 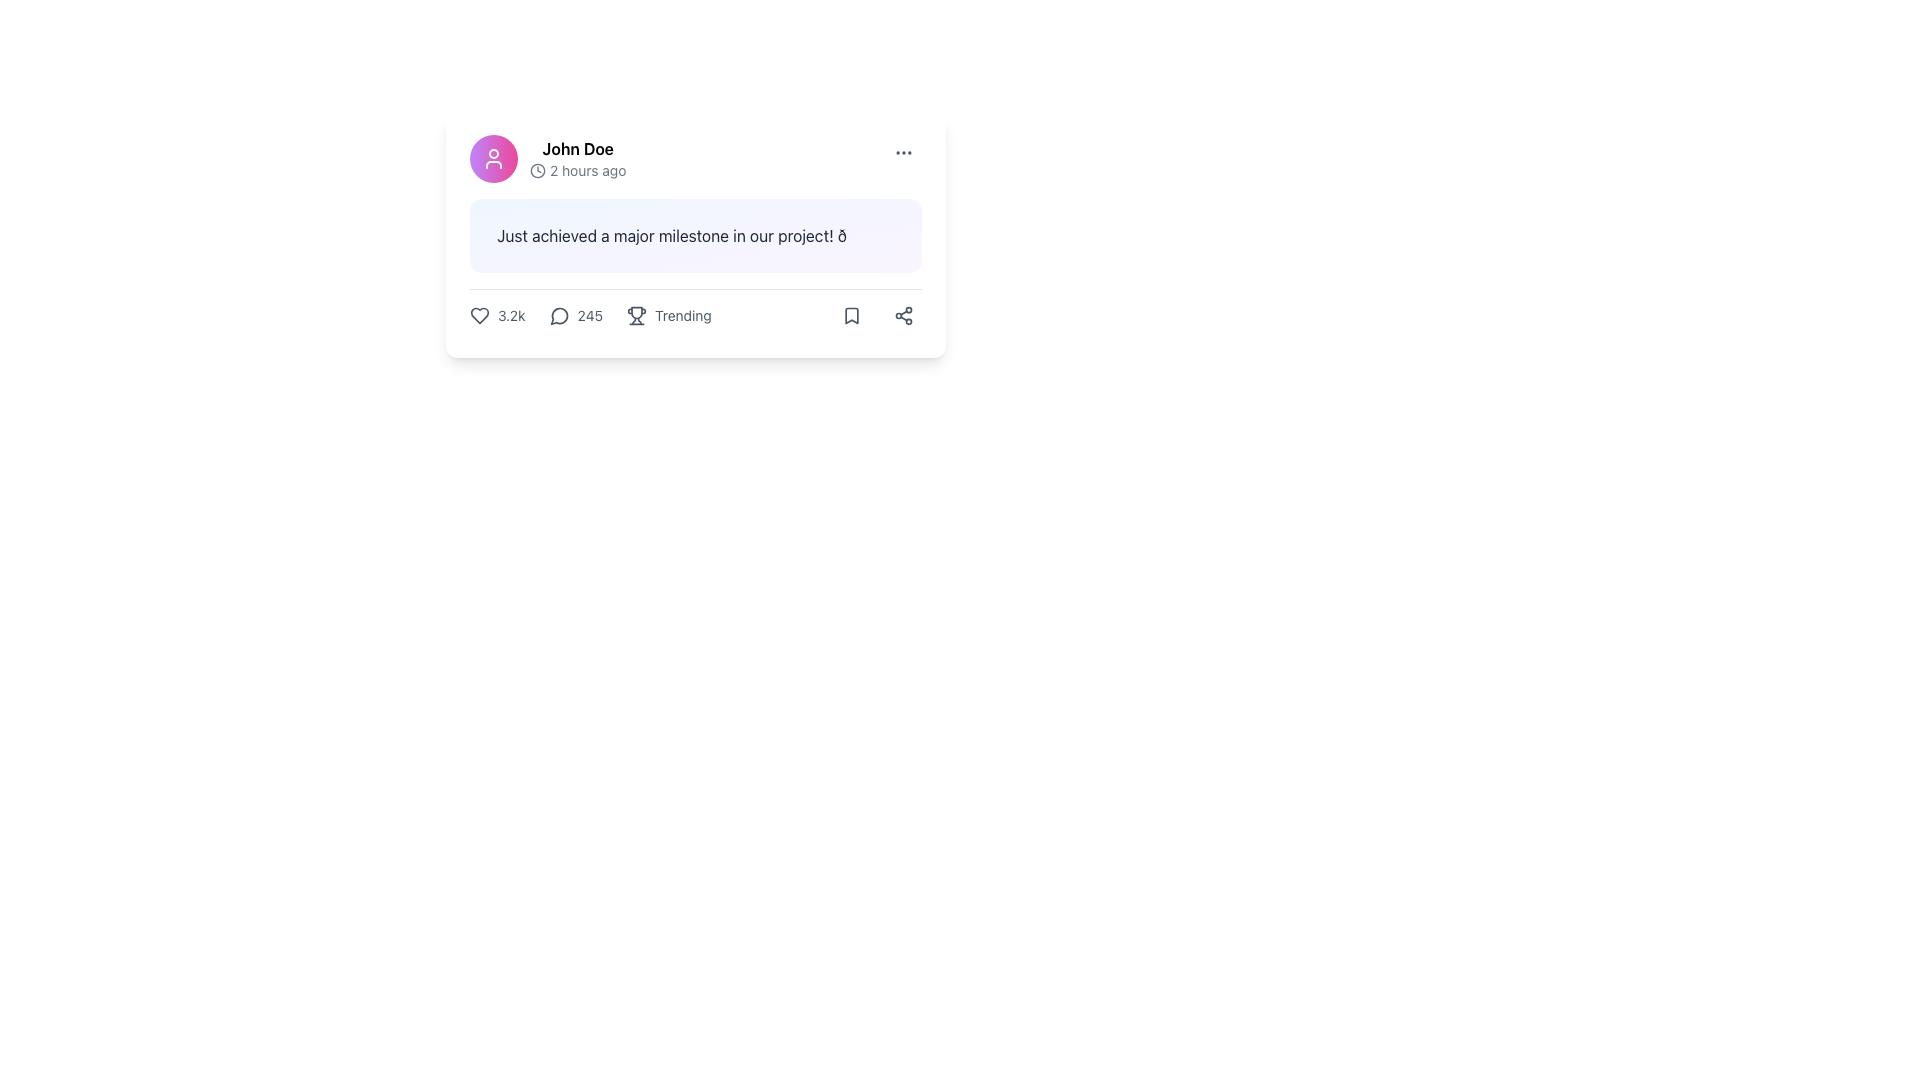 What do you see at coordinates (669, 315) in the screenshot?
I see `the third button in the horizontal section that signifies trending status to change its icon color` at bounding box center [669, 315].